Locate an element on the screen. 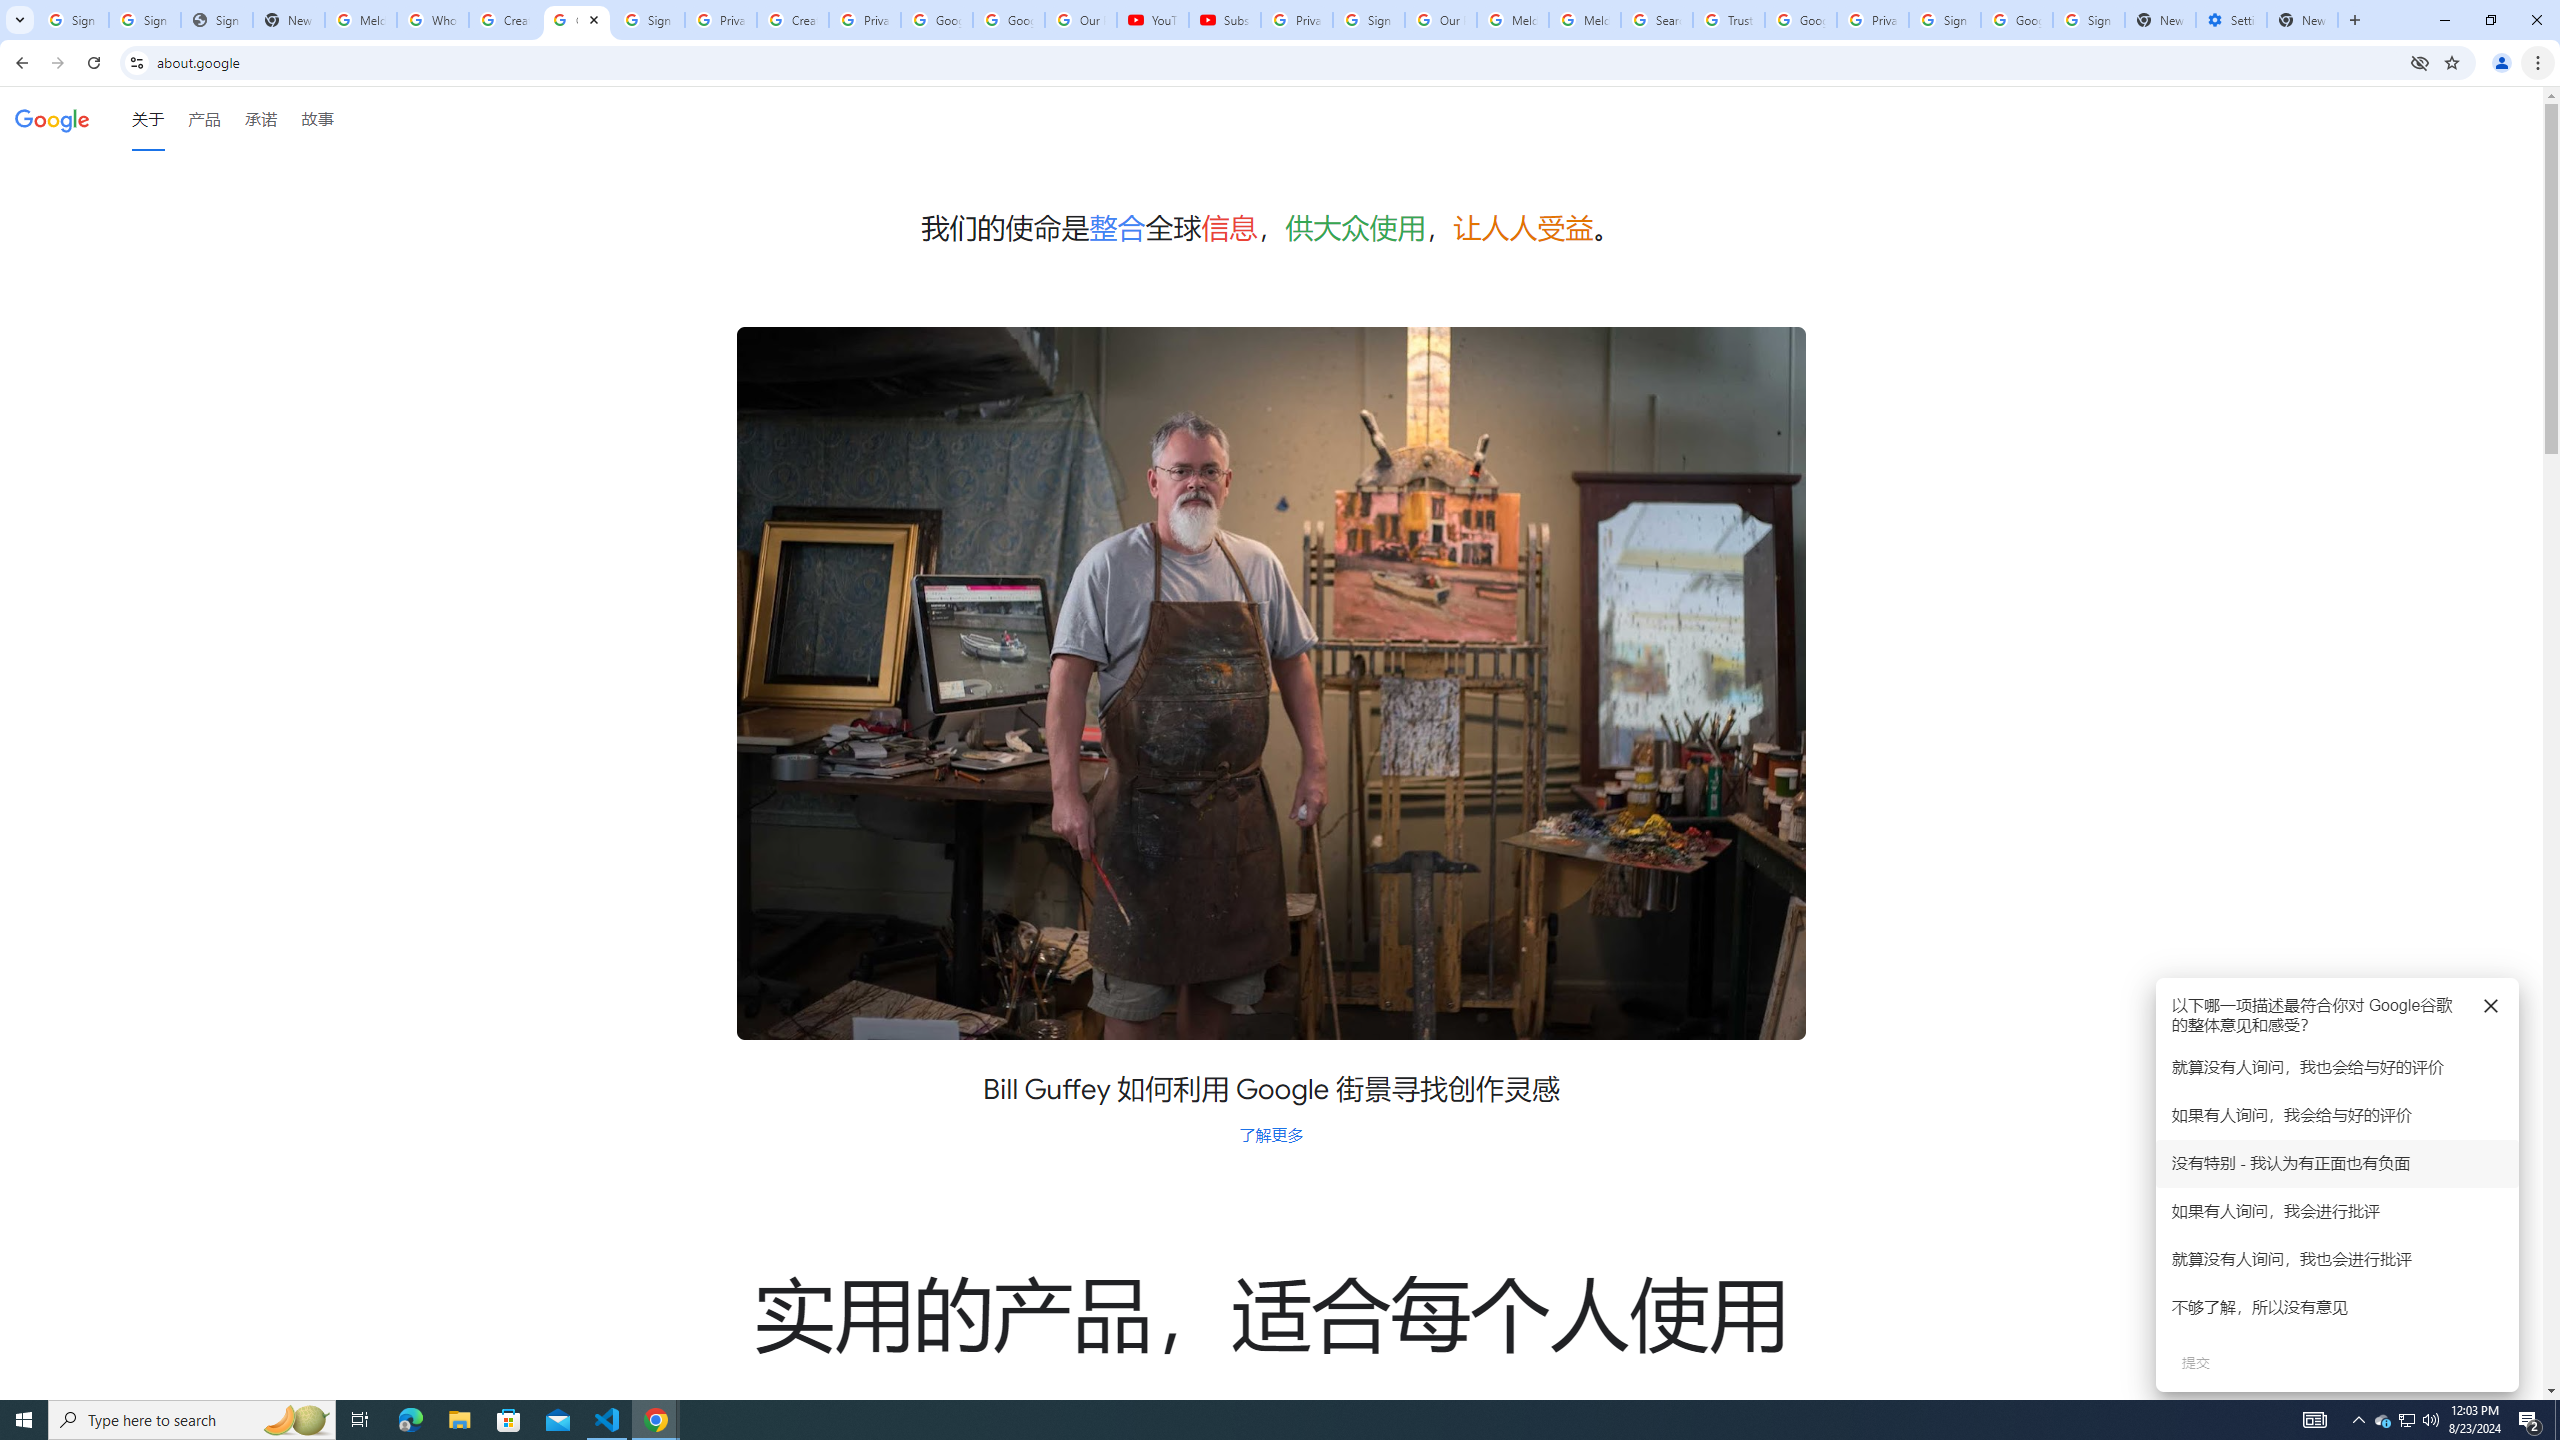 Image resolution: width=2560 pixels, height=1440 pixels. 'Create your Google Account' is located at coordinates (505, 19).